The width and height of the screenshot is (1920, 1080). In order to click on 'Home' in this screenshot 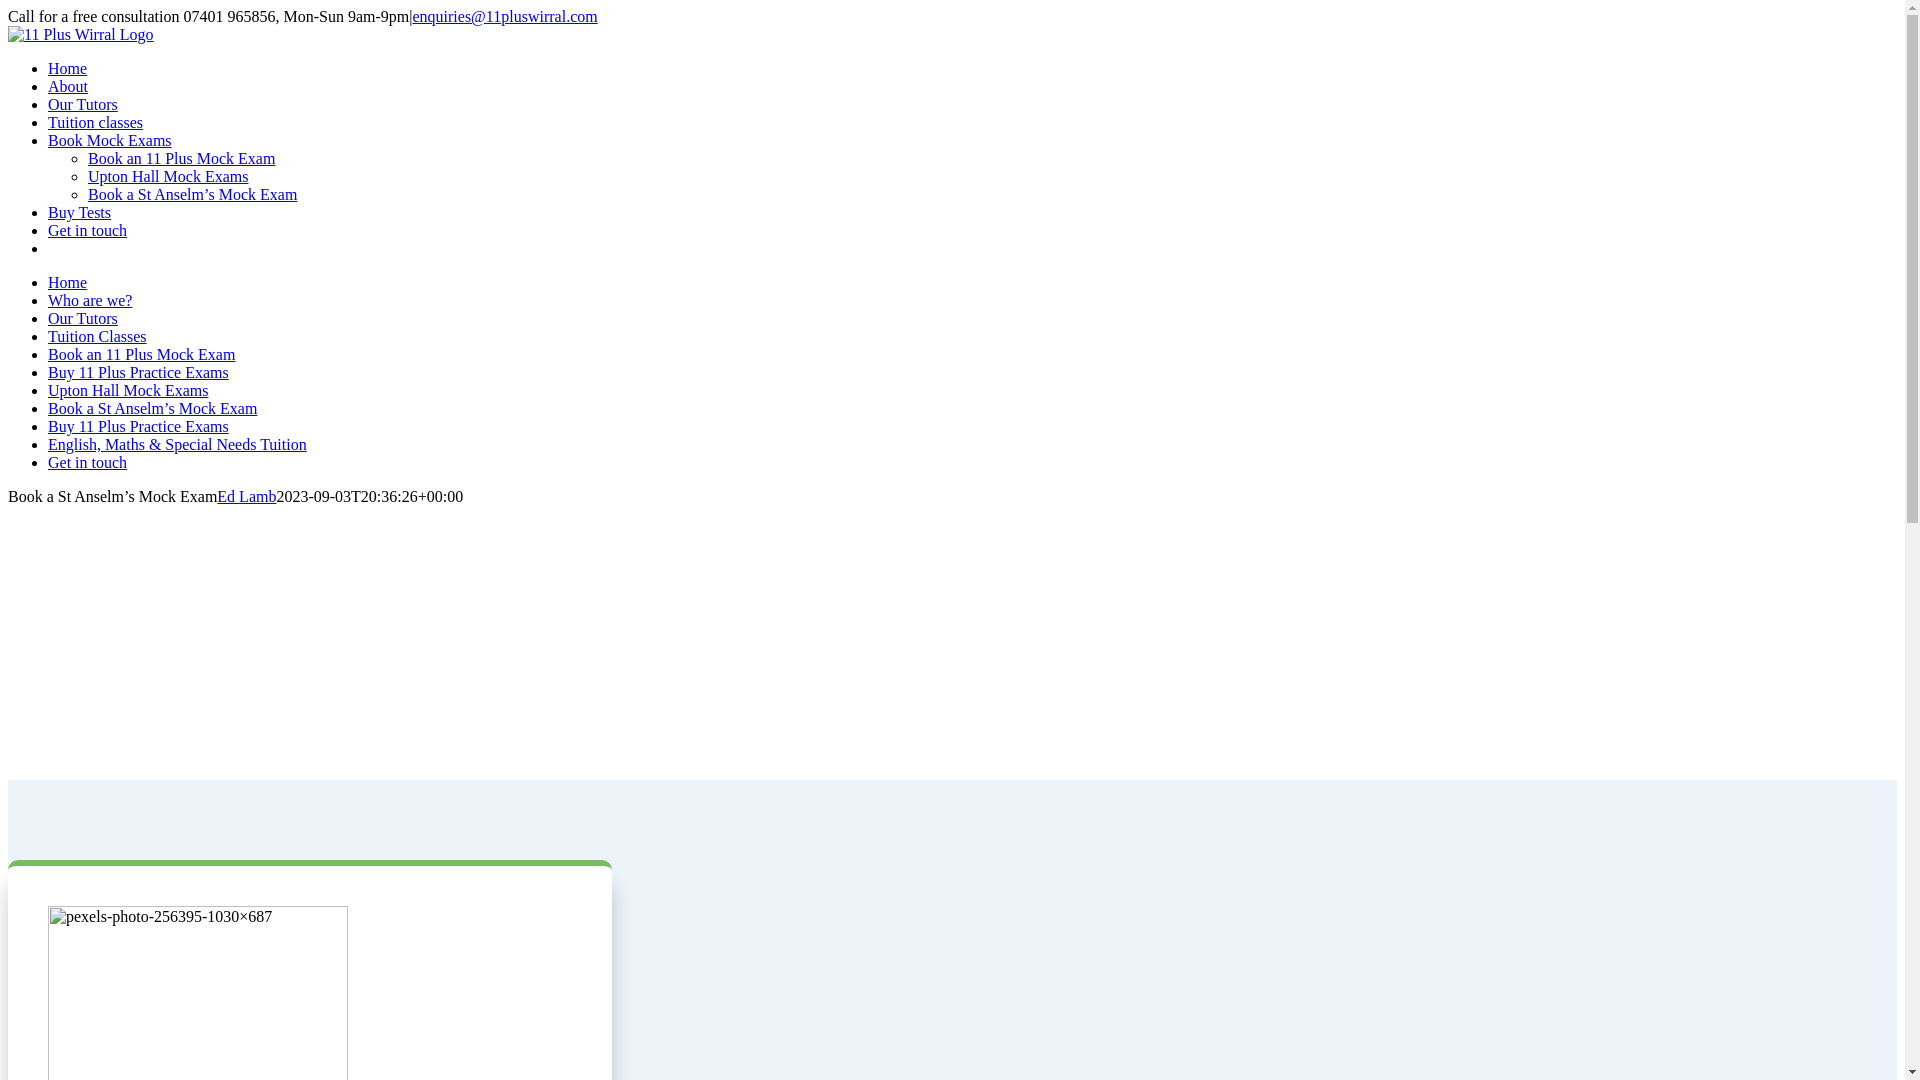, I will do `click(67, 282)`.